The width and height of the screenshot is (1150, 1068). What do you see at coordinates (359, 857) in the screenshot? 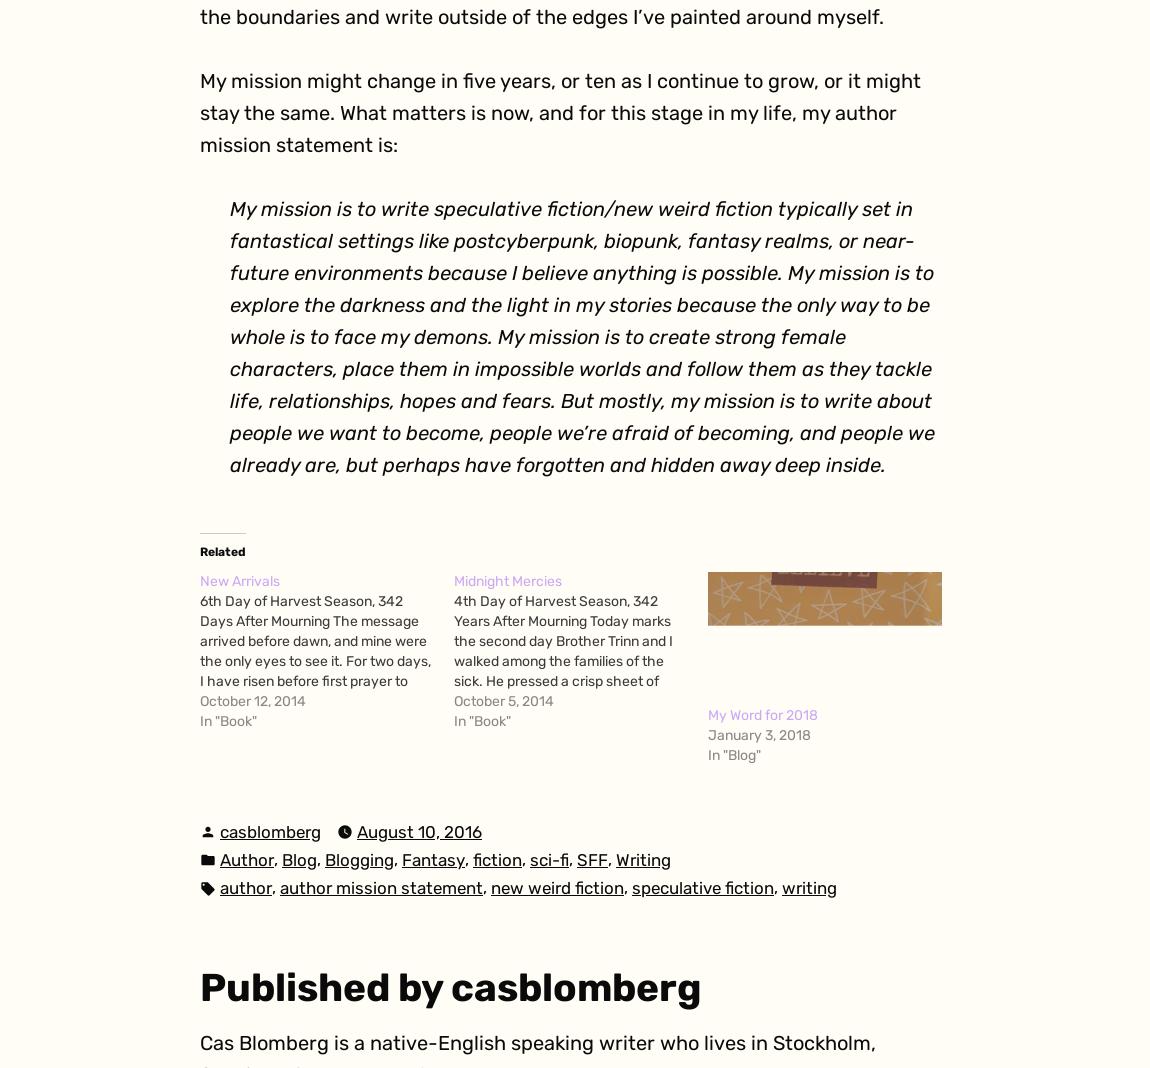
I see `'Blogging'` at bounding box center [359, 857].